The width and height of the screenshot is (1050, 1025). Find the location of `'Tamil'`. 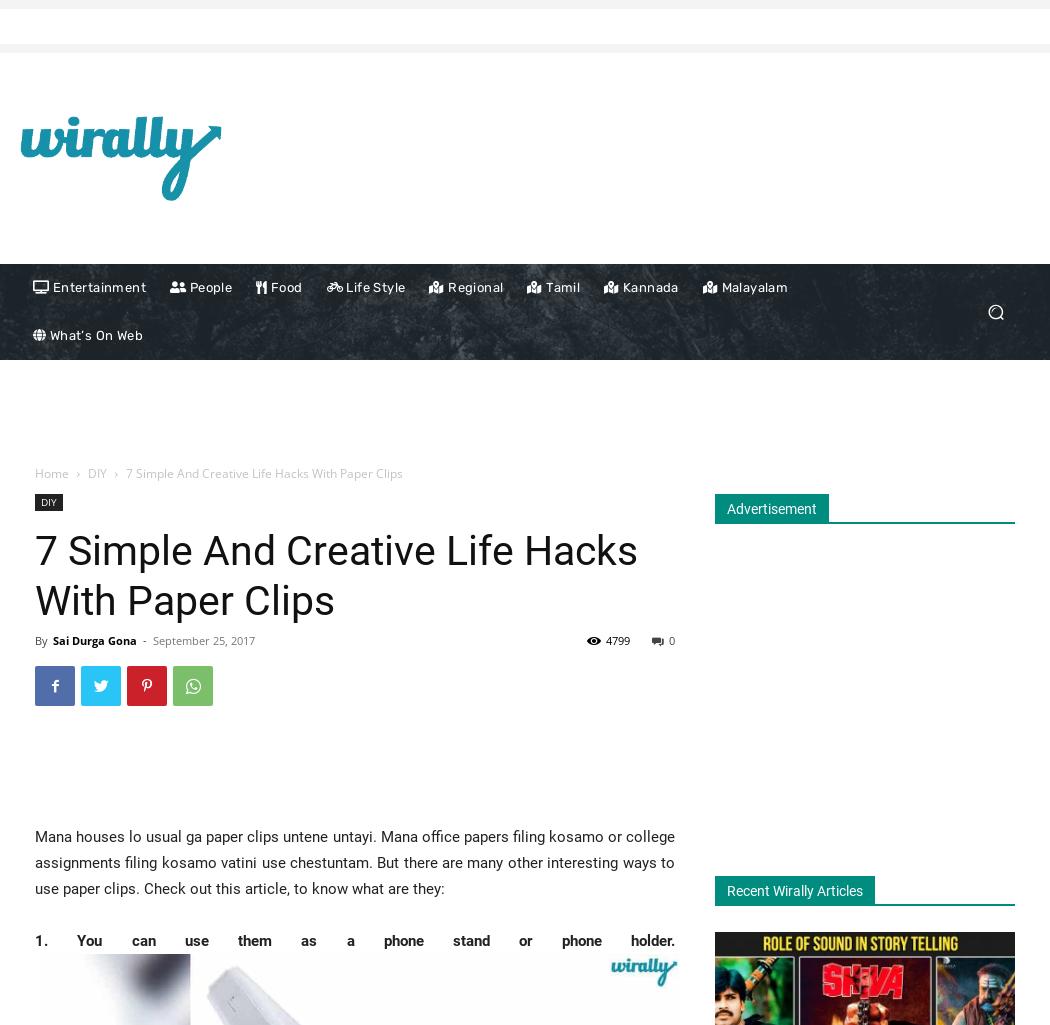

'Tamil' is located at coordinates (561, 287).